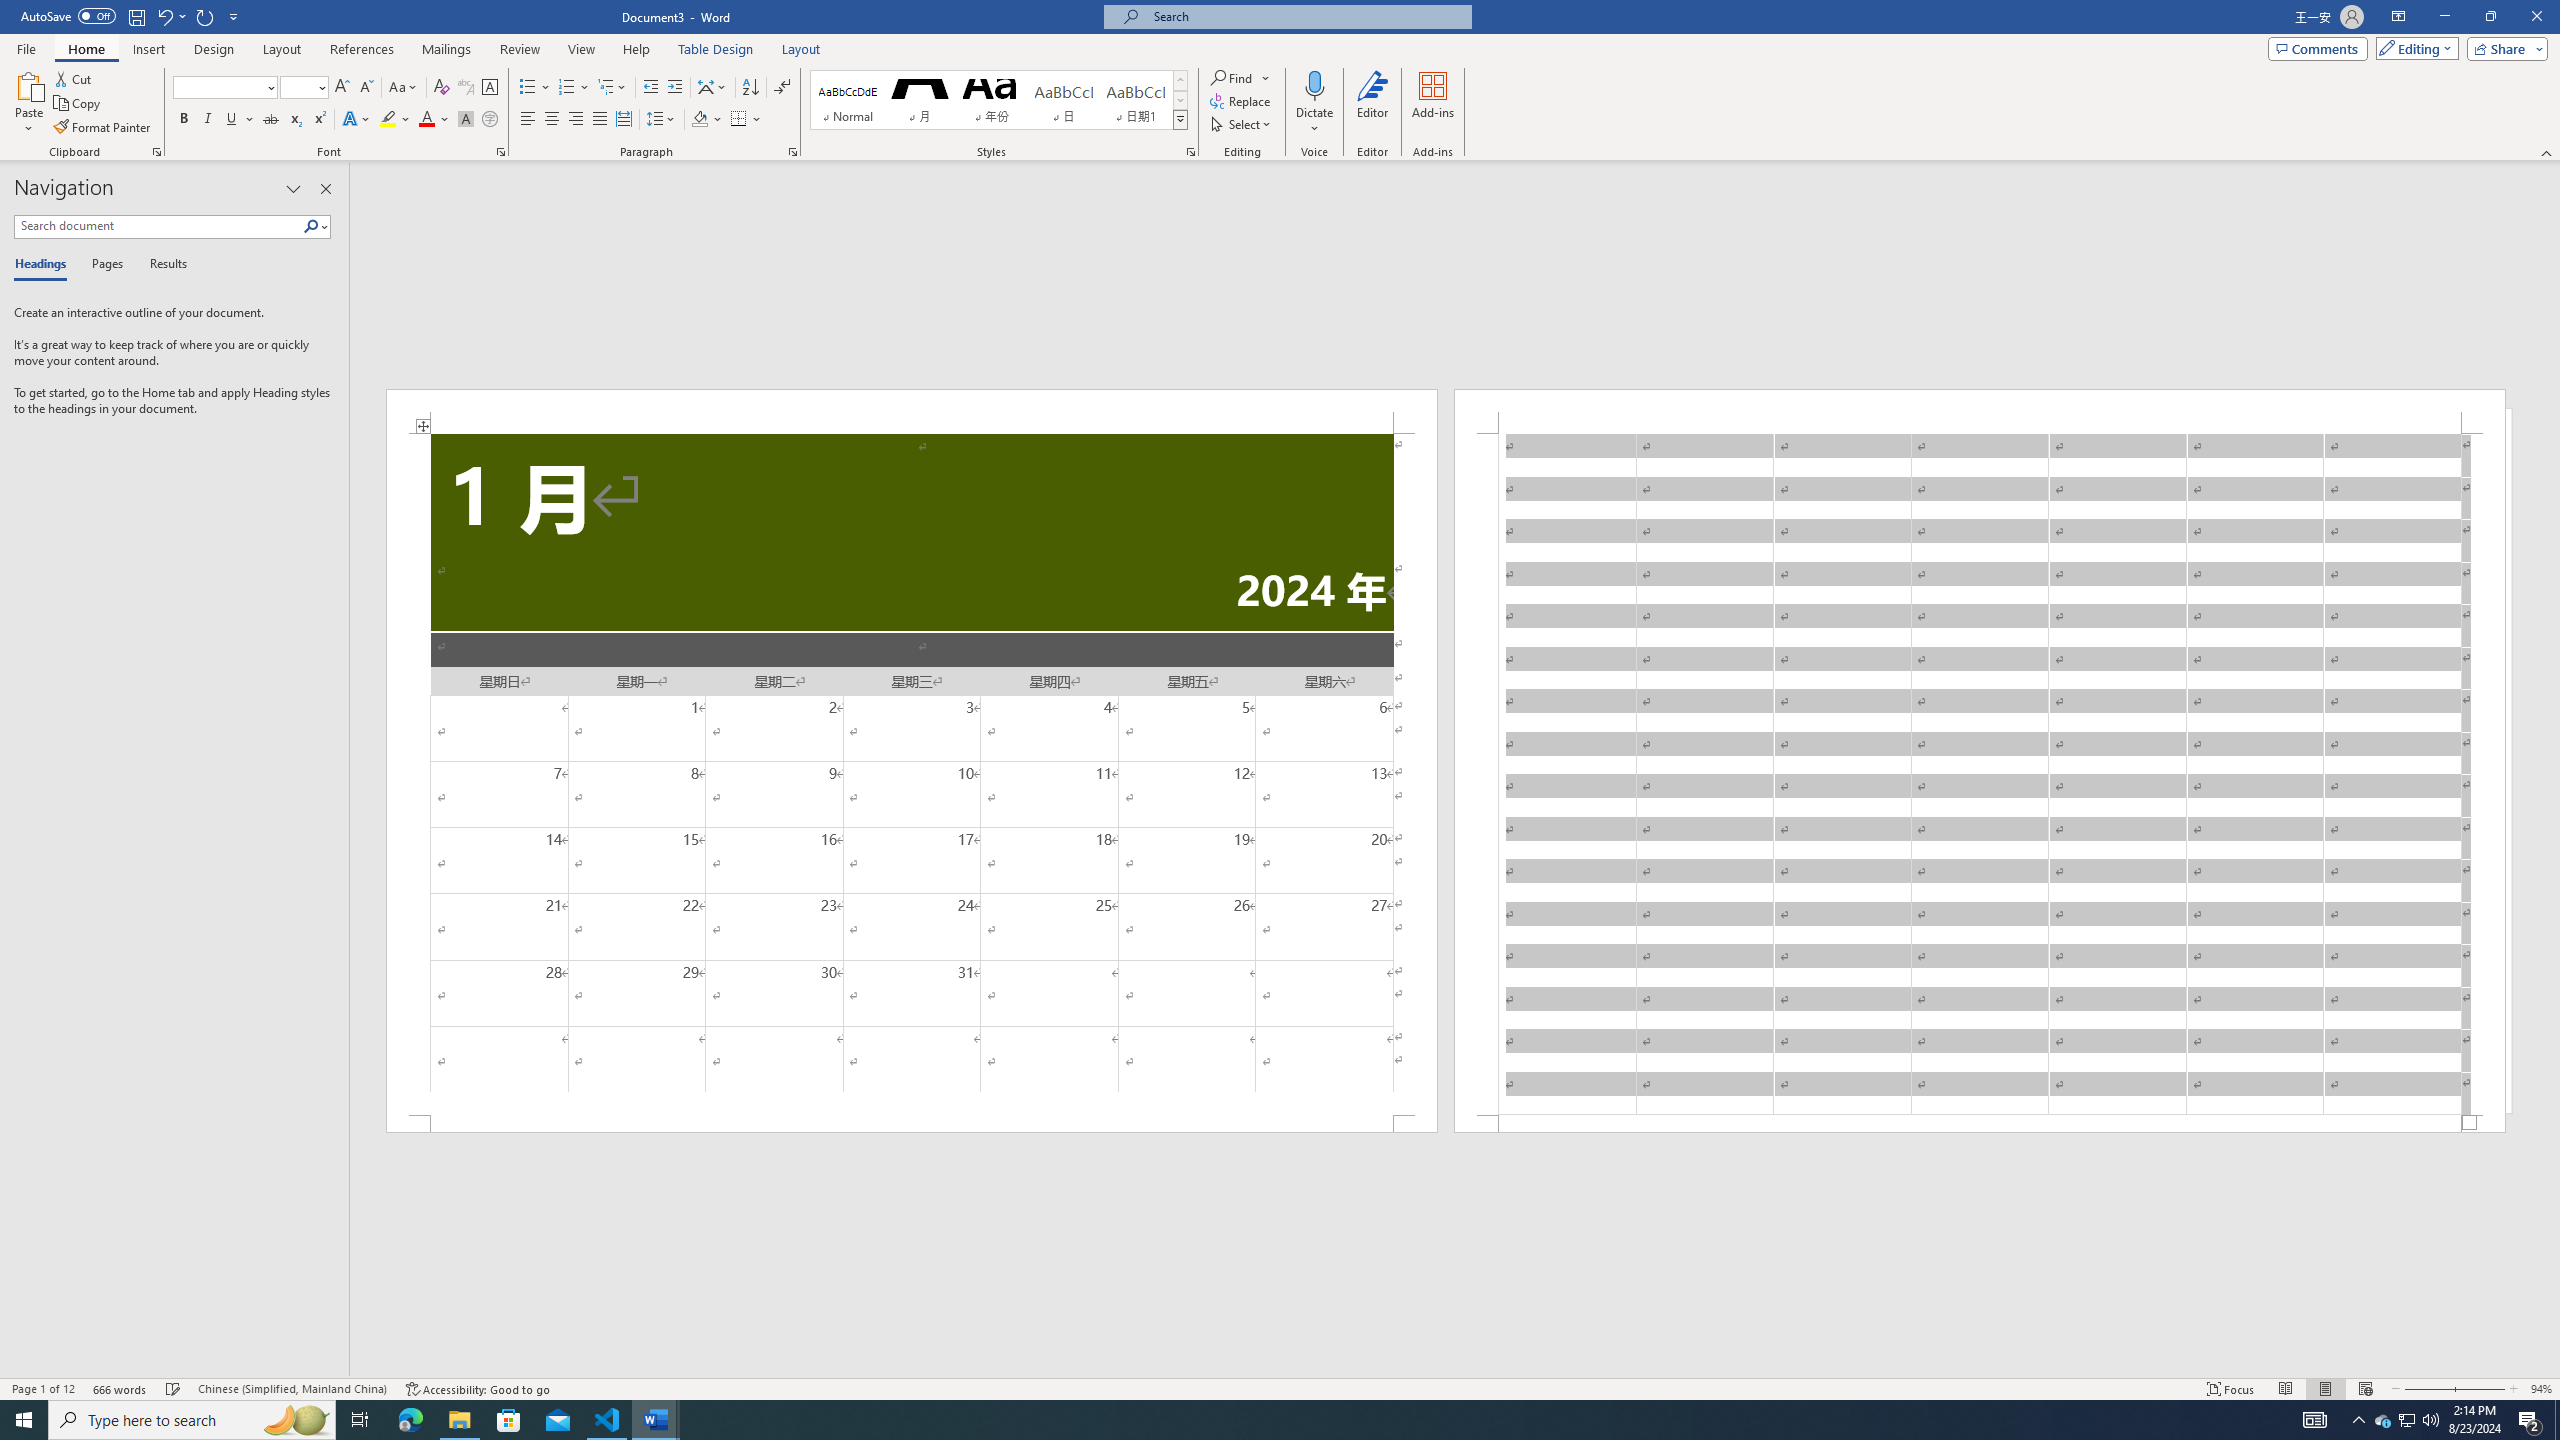 The height and width of the screenshot is (1440, 2560). Describe the element at coordinates (2443, 16) in the screenshot. I see `'Minimize'` at that location.